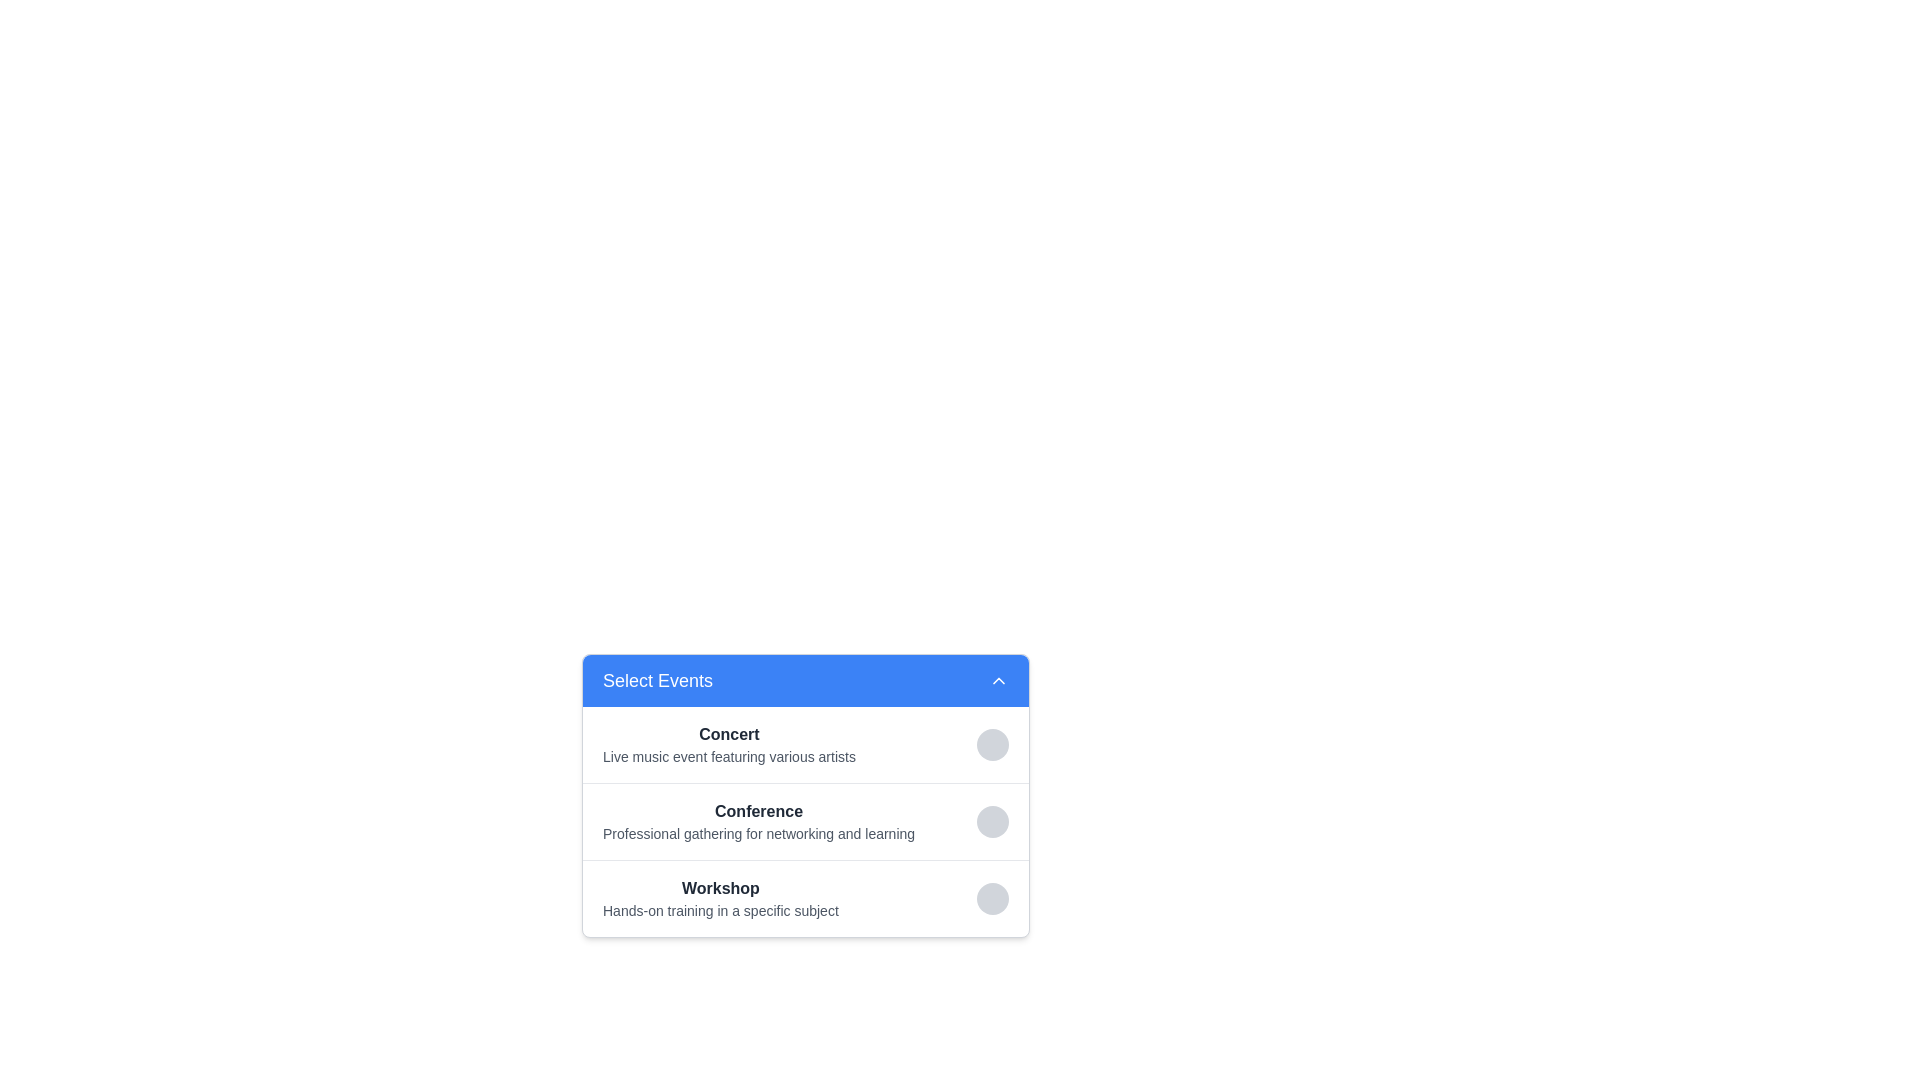 This screenshot has height=1080, width=1920. Describe the element at coordinates (720, 887) in the screenshot. I see `the bold text label reading 'Workshop' located in the third section under 'Select Events', which is above the text 'Hands-on training in a specific subject'` at that location.